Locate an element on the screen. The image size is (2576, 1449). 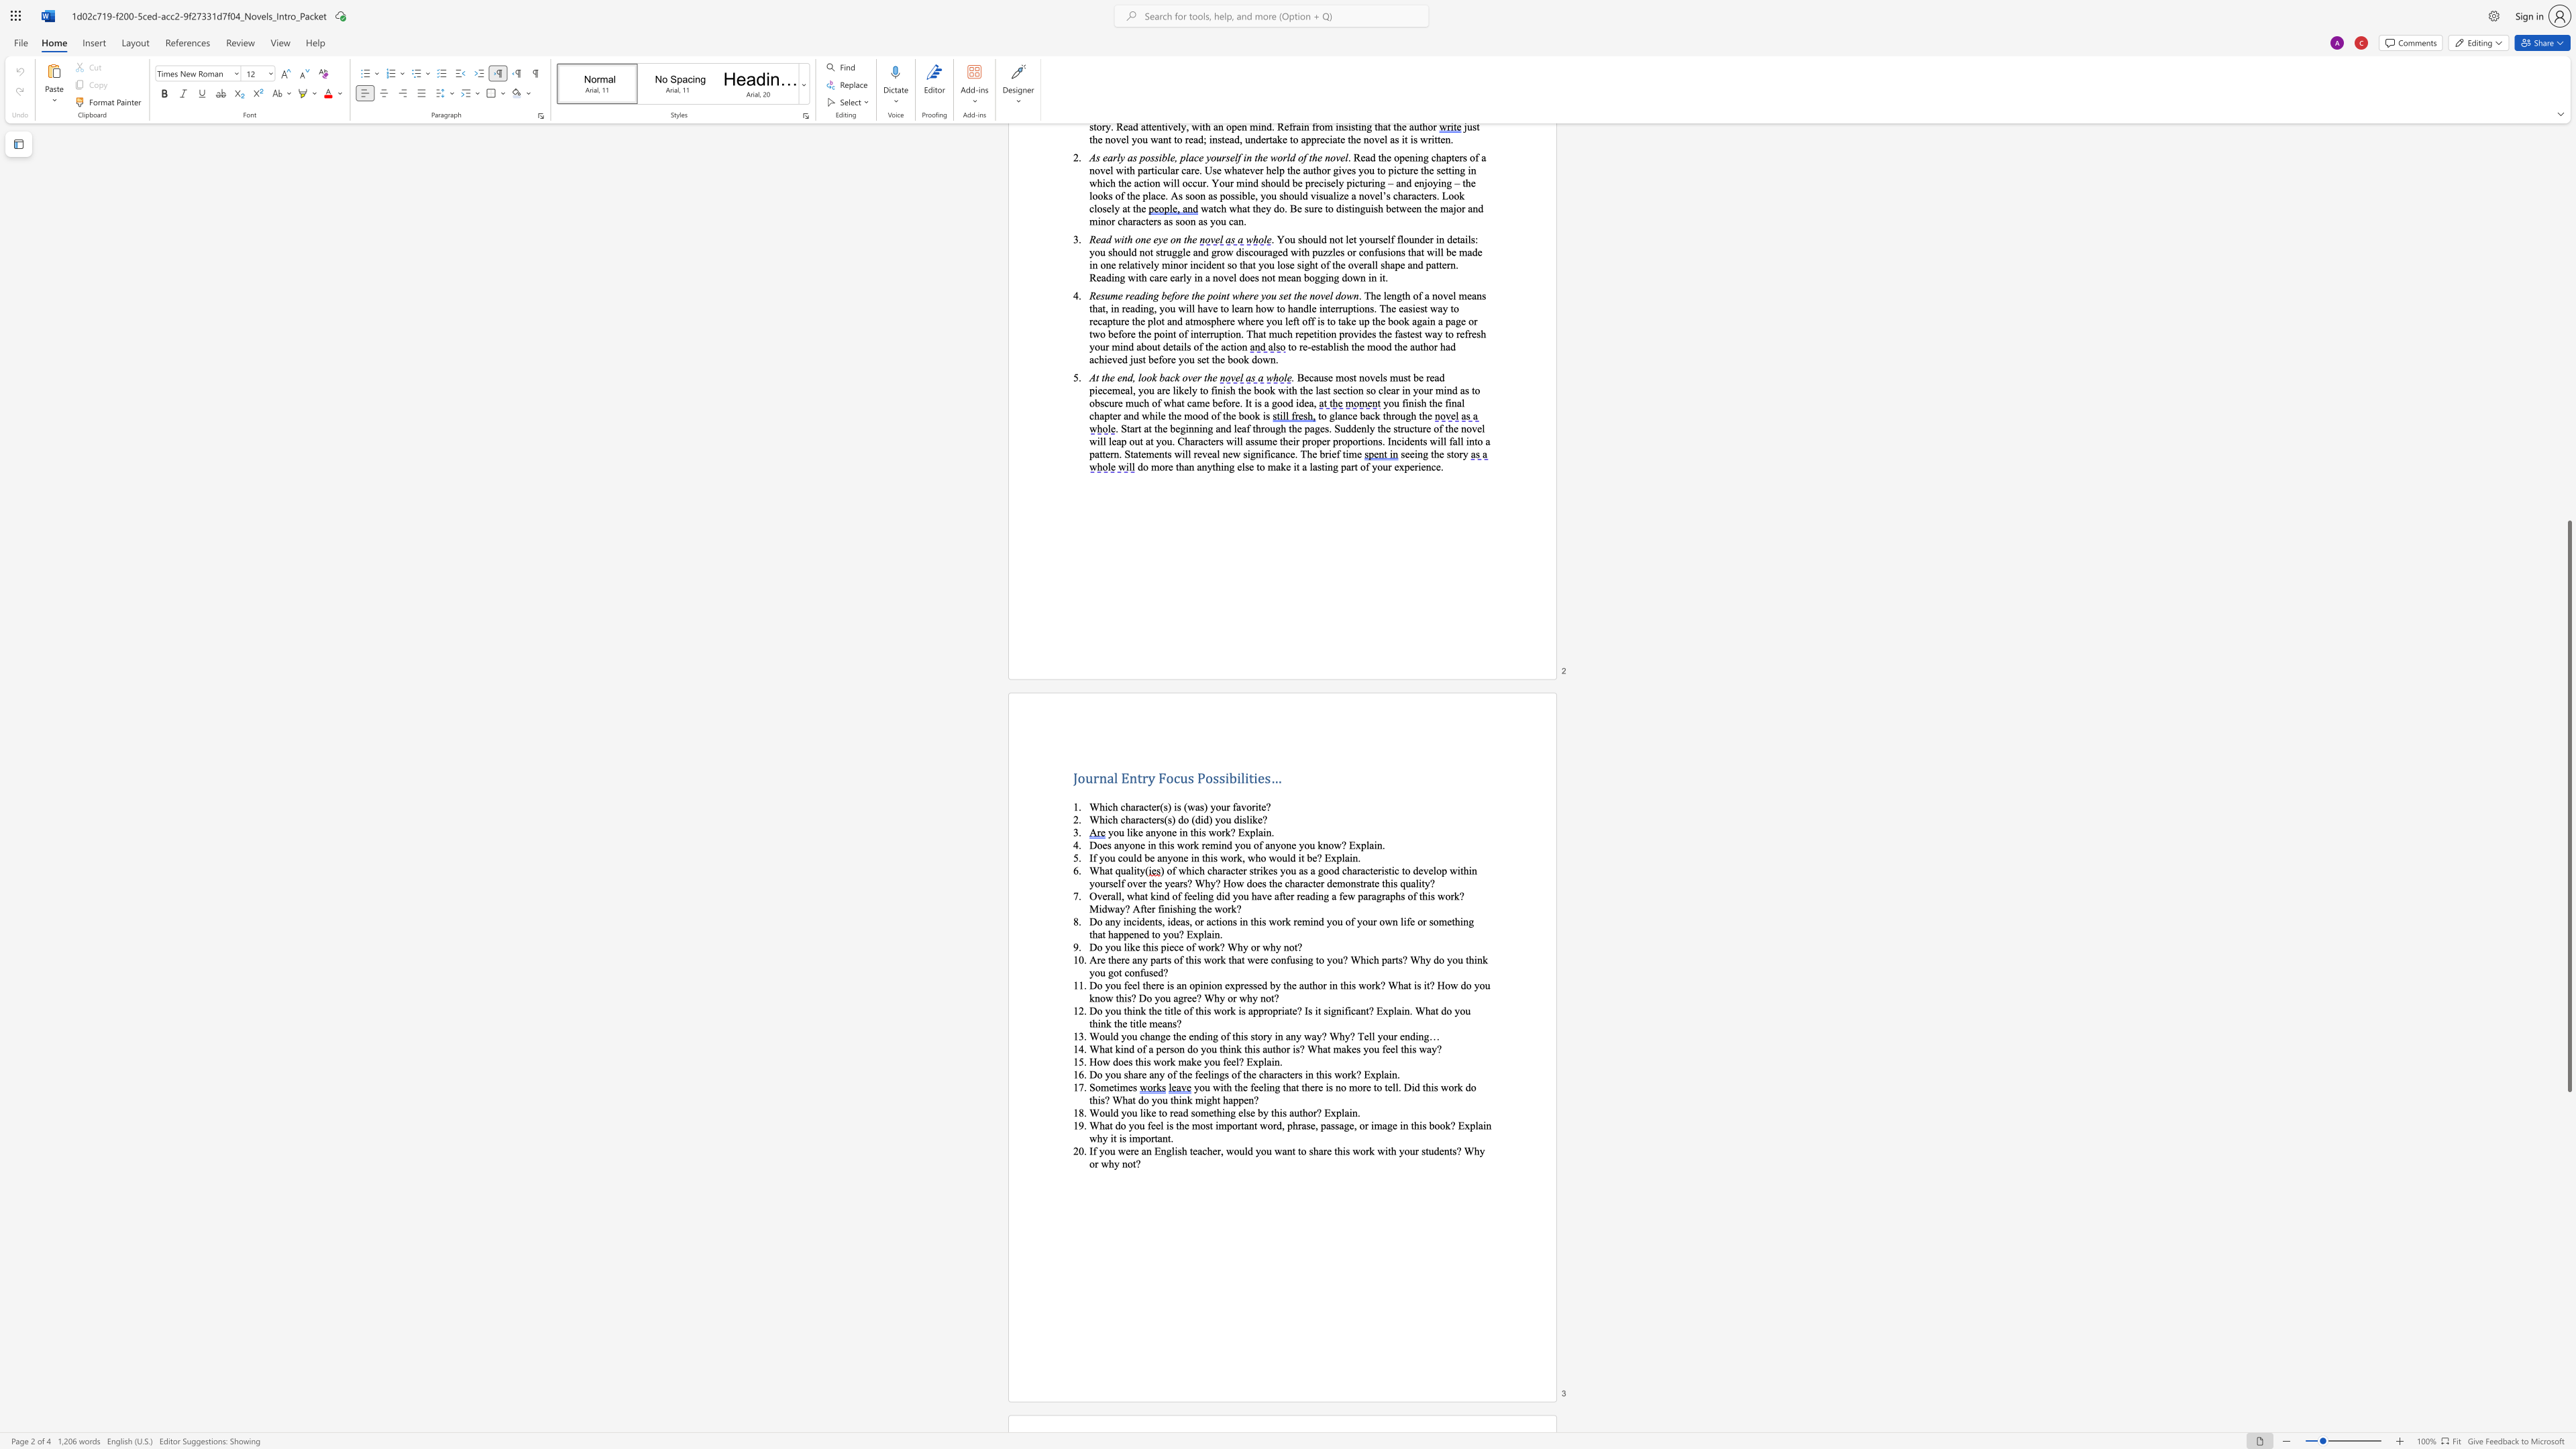
the space between the continuous character "(" and "s" in the text is located at coordinates (1167, 818).